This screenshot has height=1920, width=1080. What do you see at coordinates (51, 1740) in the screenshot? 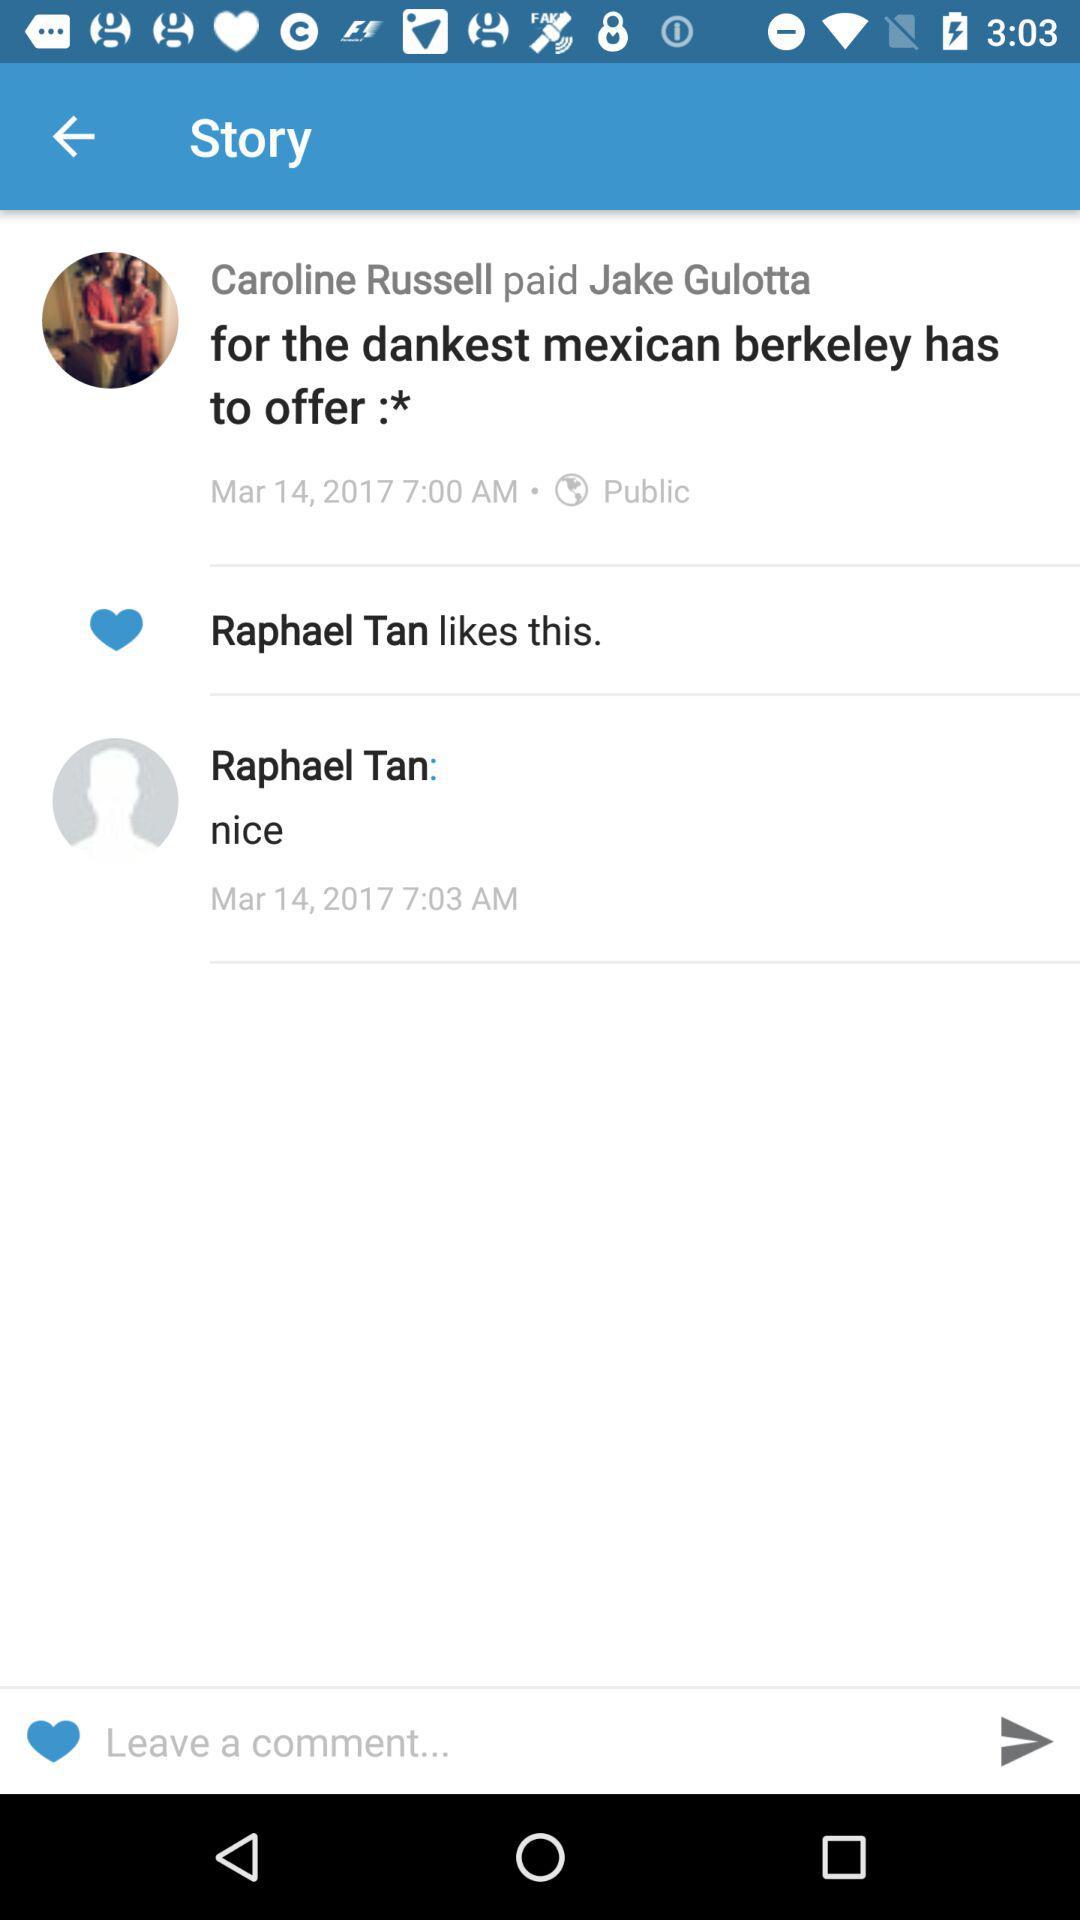
I see `like` at bounding box center [51, 1740].